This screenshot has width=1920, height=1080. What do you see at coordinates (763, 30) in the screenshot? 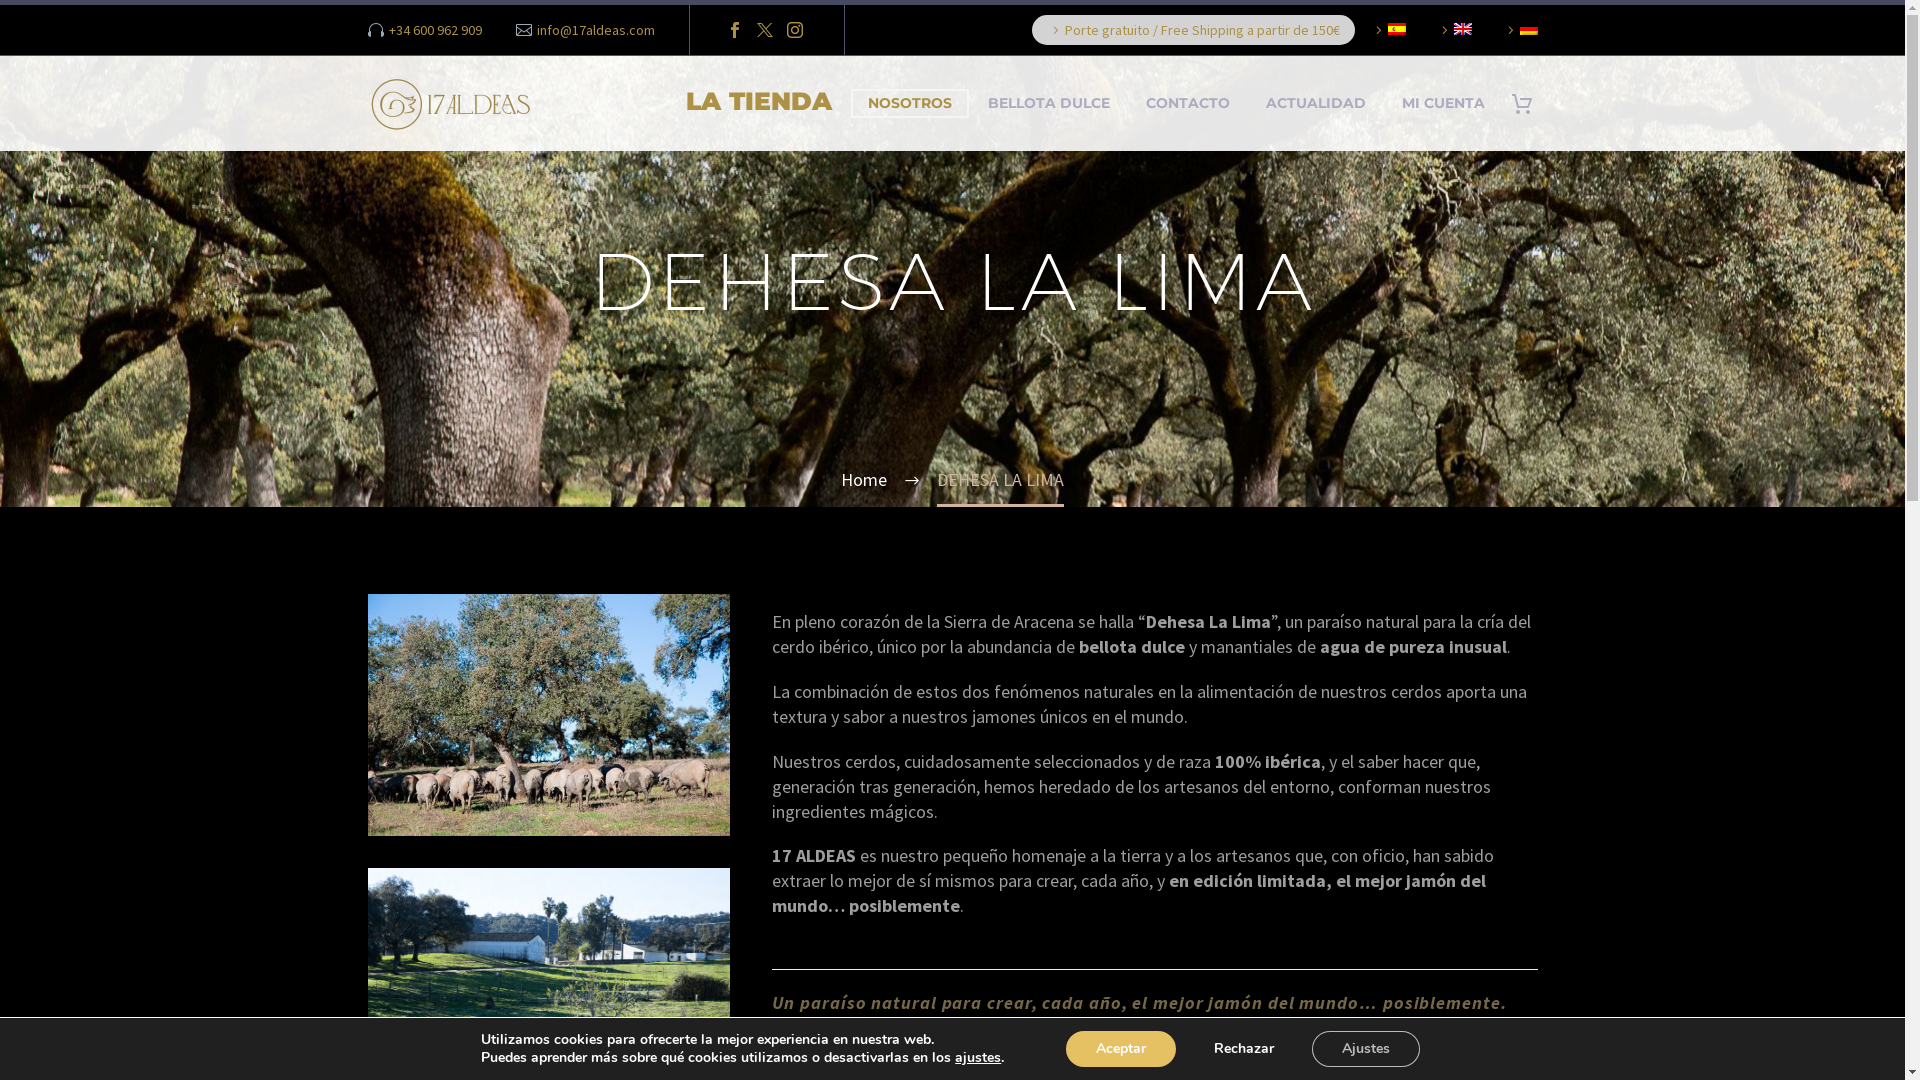
I see `'Twitter'` at bounding box center [763, 30].